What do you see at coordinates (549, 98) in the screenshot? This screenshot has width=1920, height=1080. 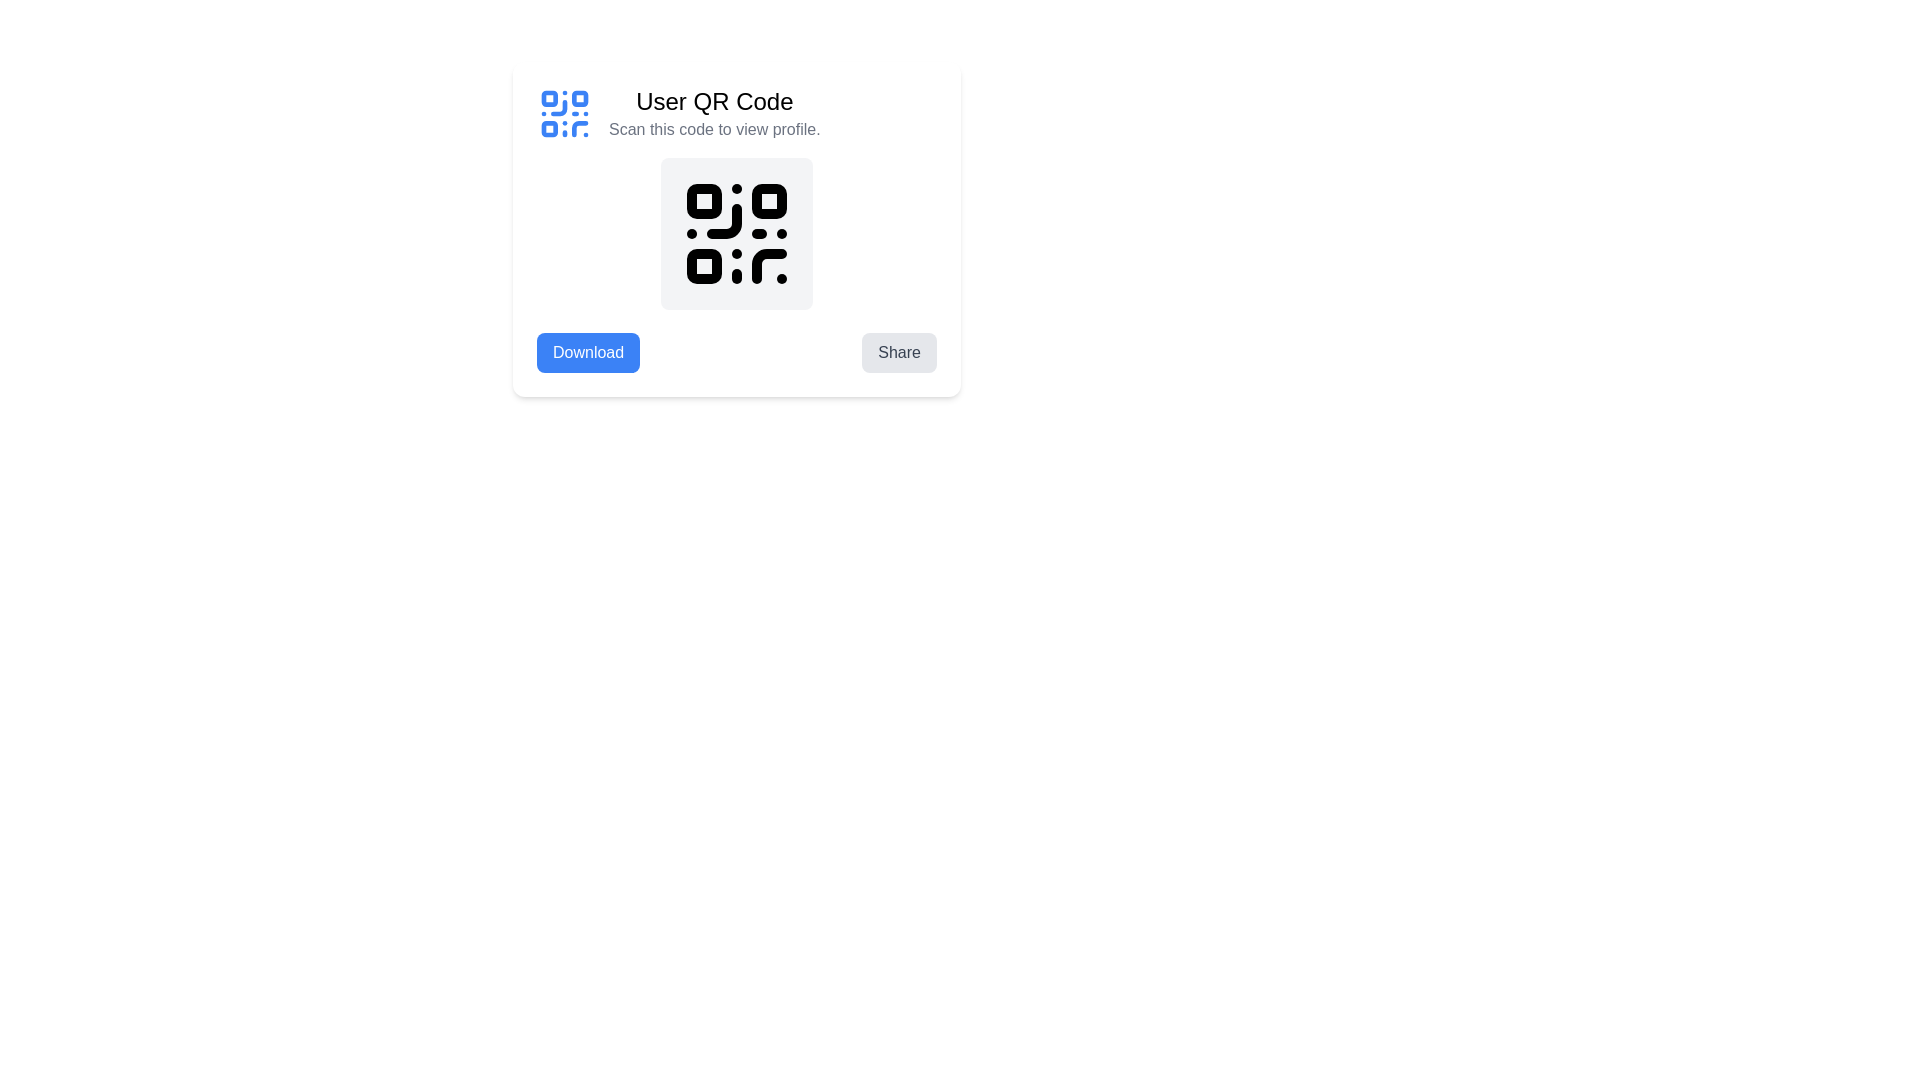 I see `the small blue square with rounded corners located in the top-left corner of the QR code icon, just above the text 'User QR Code'` at bounding box center [549, 98].